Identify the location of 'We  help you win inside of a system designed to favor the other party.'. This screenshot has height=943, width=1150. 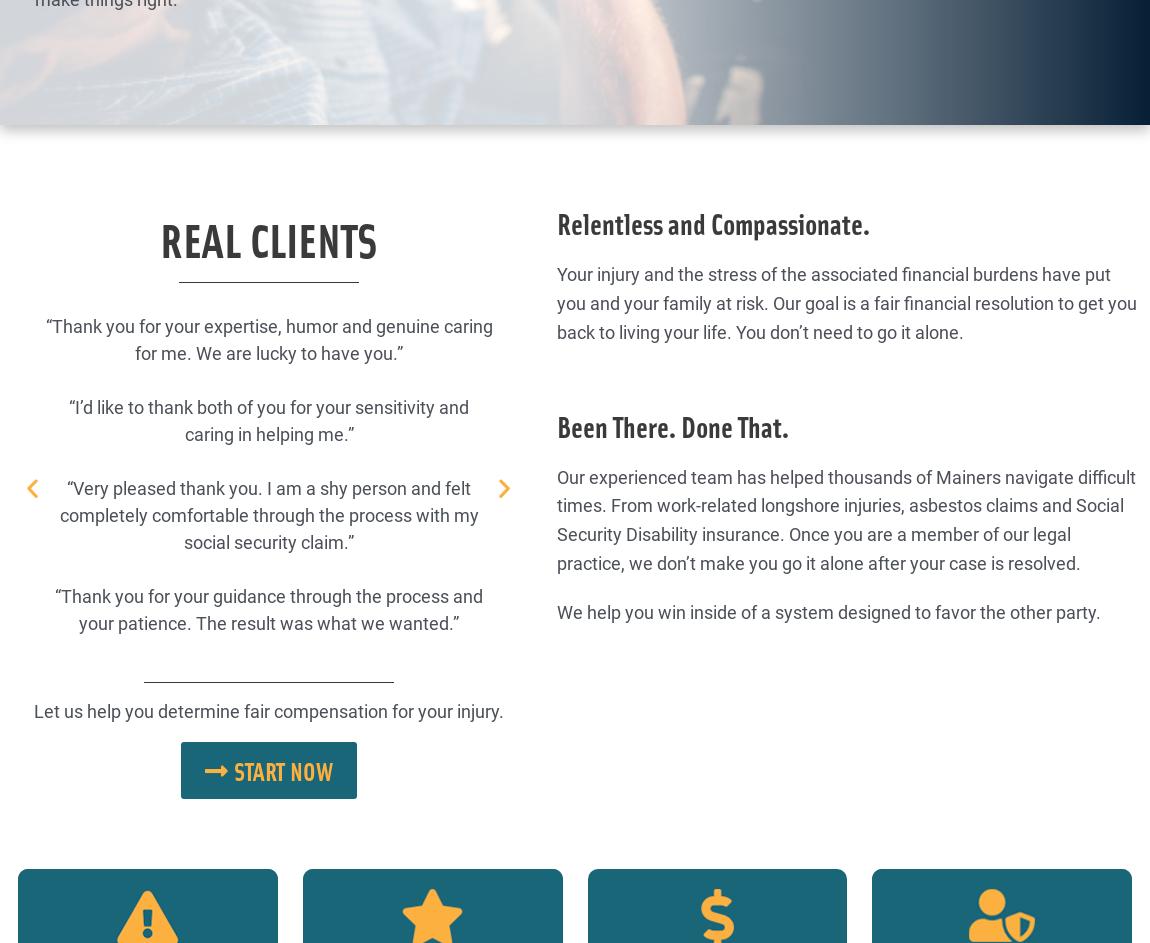
(828, 610).